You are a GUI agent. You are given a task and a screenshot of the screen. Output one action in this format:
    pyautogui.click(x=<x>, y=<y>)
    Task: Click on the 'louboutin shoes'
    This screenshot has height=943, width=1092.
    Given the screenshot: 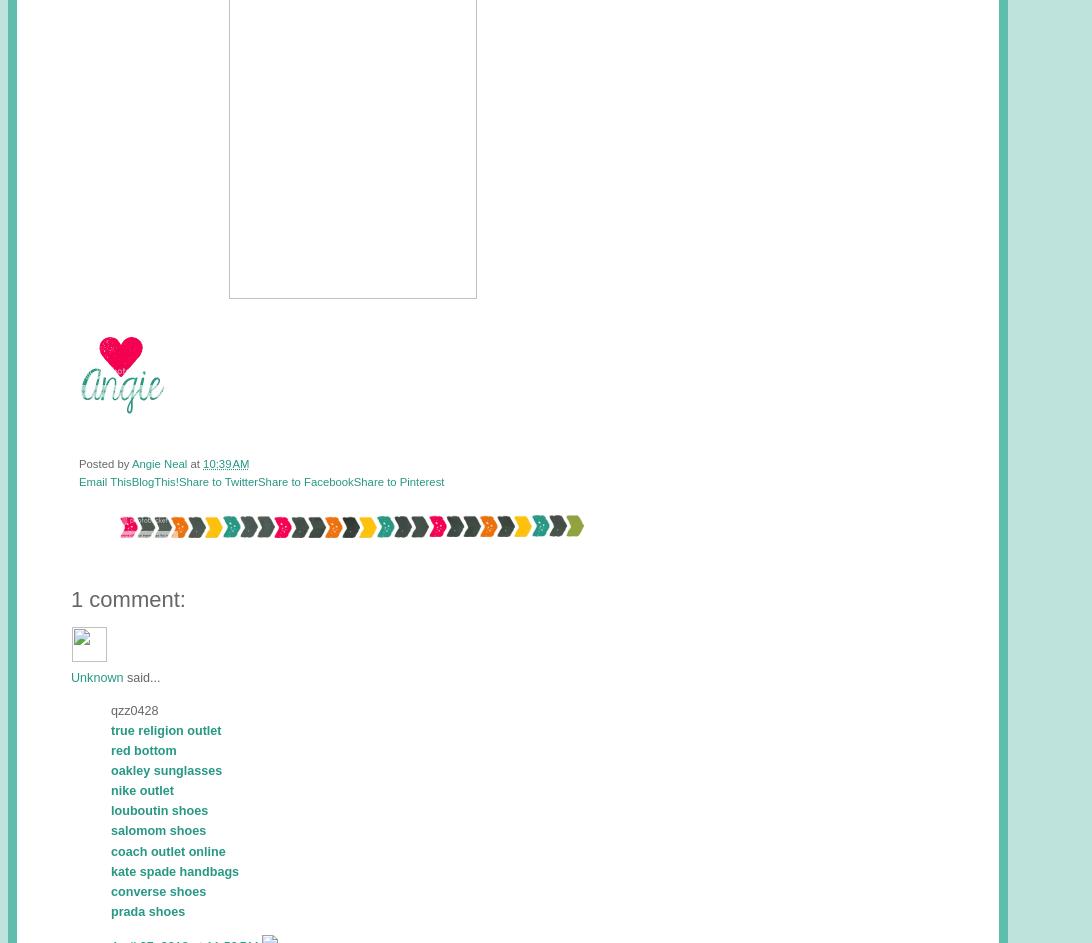 What is the action you would take?
    pyautogui.click(x=159, y=809)
    